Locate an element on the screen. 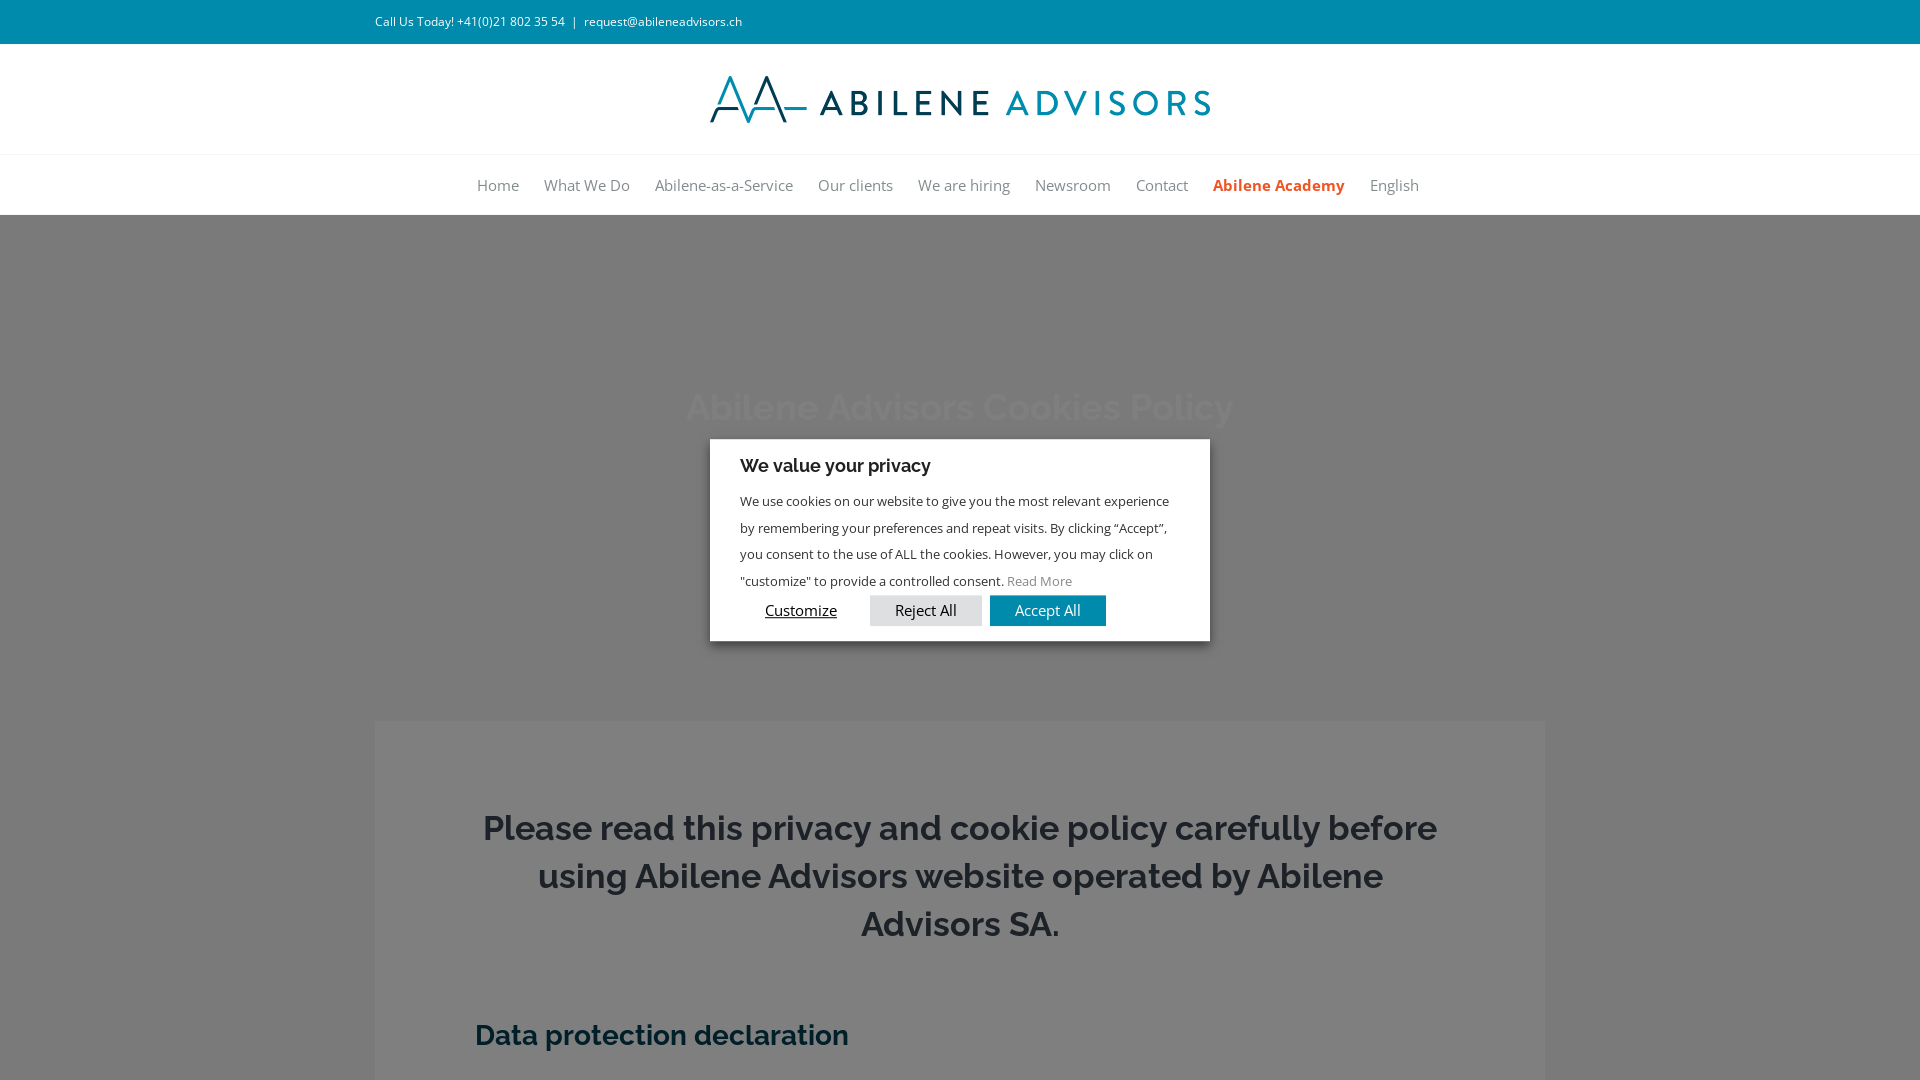 This screenshot has width=1920, height=1080. 'Home' is located at coordinates (497, 183).